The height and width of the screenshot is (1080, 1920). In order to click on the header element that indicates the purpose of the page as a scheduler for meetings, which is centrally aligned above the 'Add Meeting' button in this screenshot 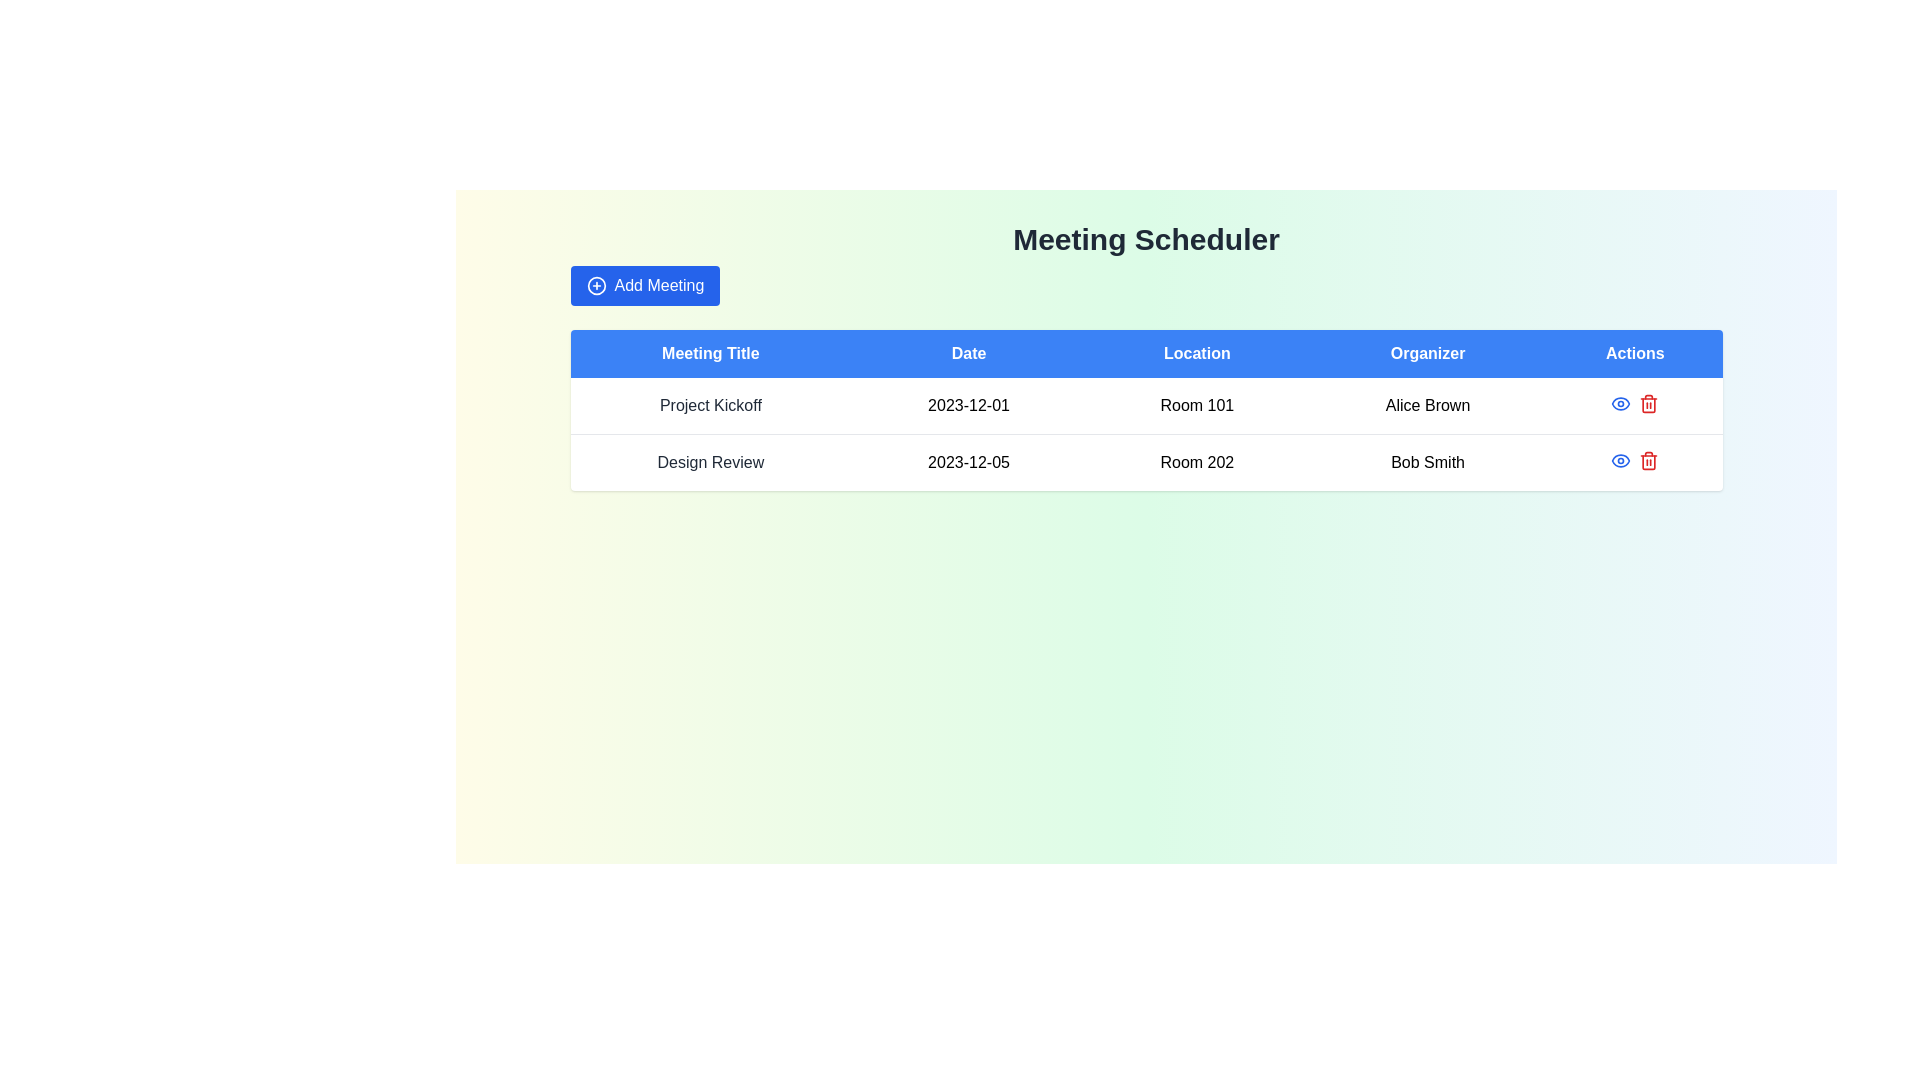, I will do `click(1146, 238)`.